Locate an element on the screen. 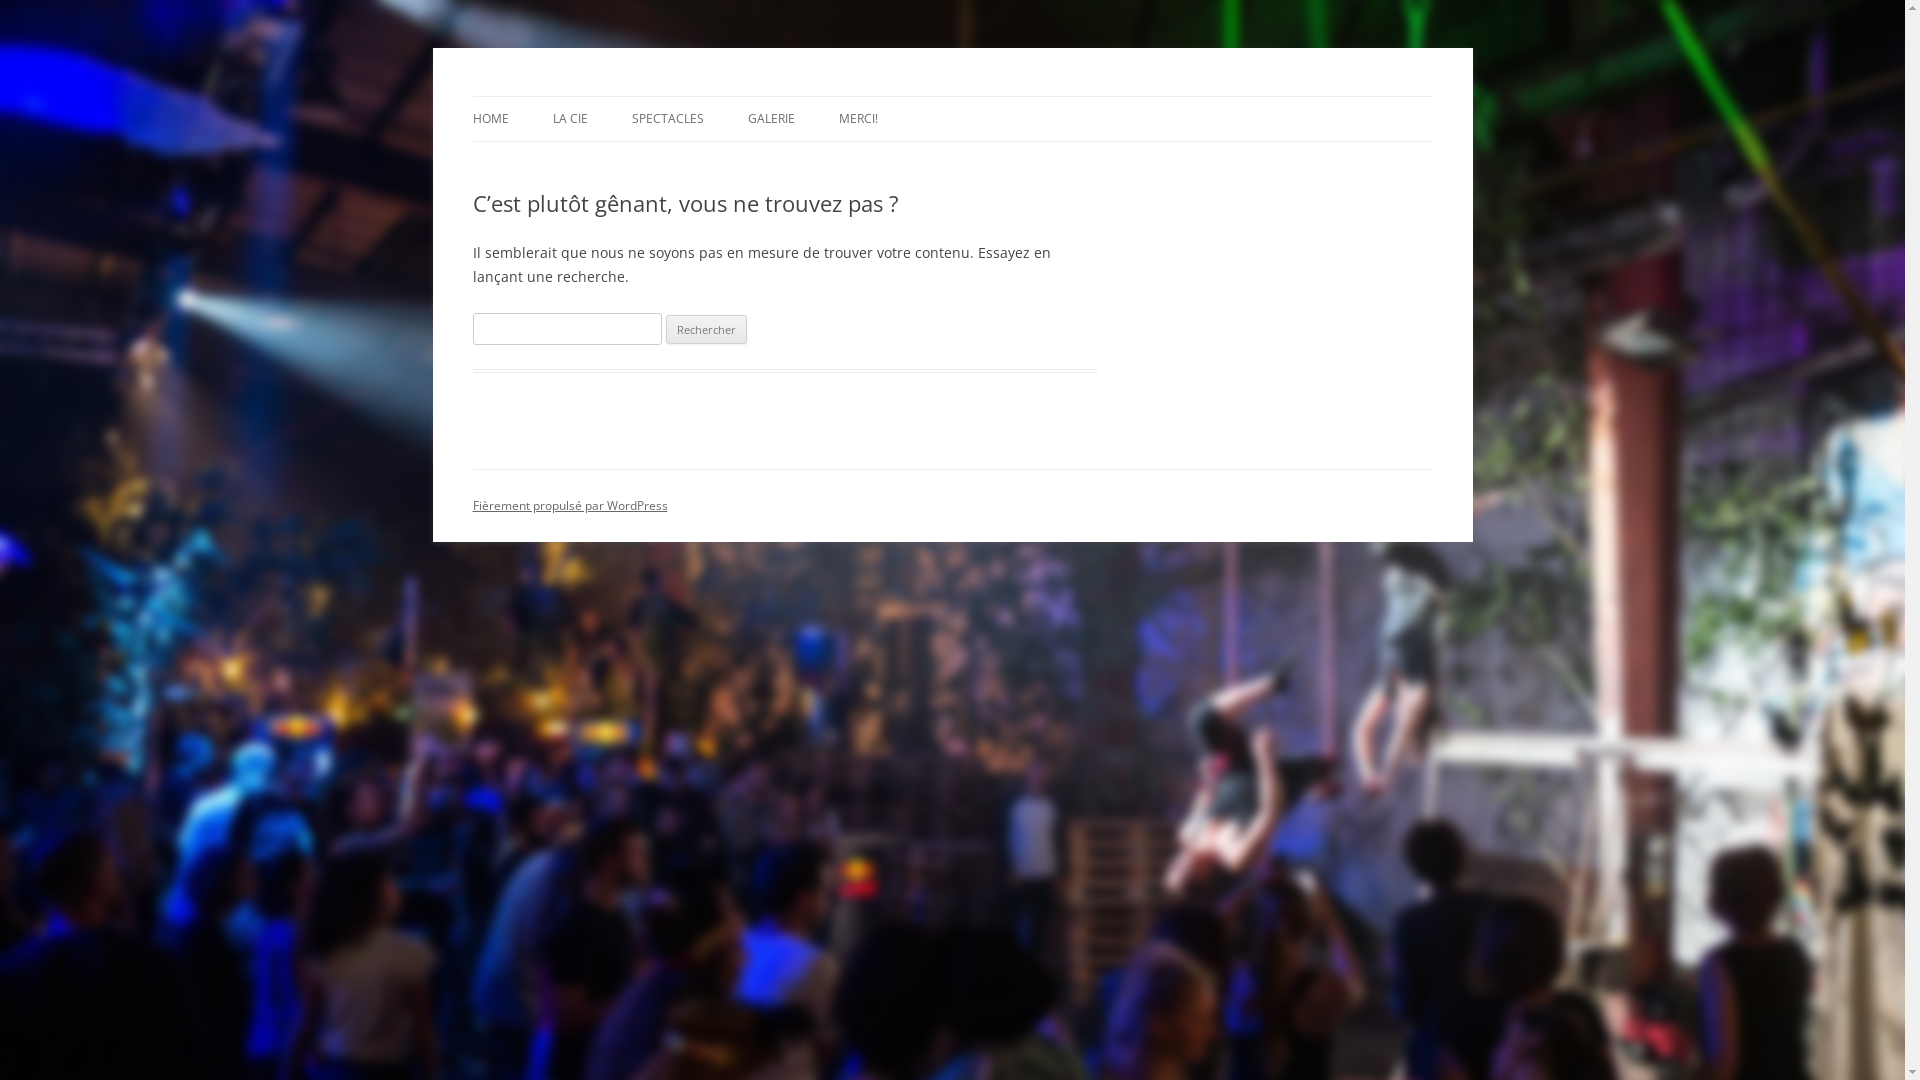 The height and width of the screenshot is (1080, 1920). 'GALERIE' is located at coordinates (770, 119).